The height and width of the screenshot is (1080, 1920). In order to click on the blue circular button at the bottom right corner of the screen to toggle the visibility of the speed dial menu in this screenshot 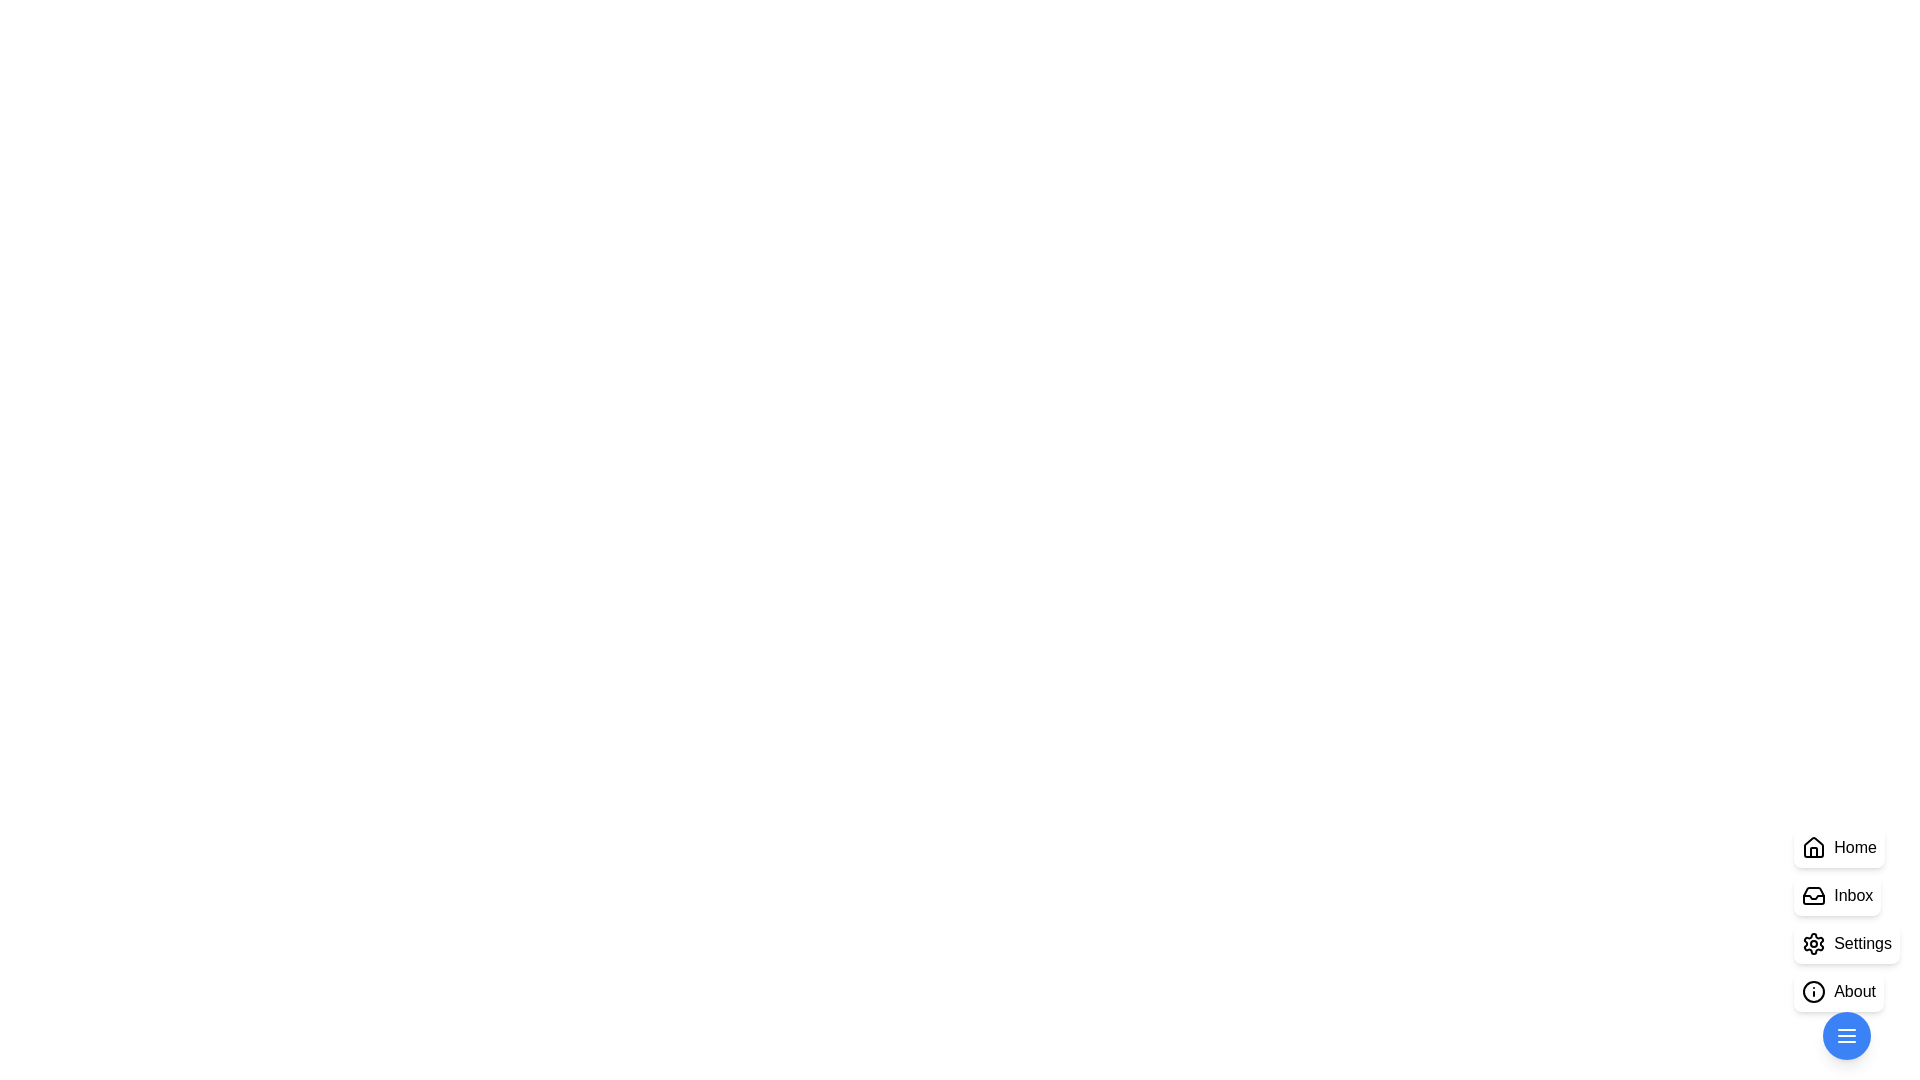, I will do `click(1846, 1035)`.